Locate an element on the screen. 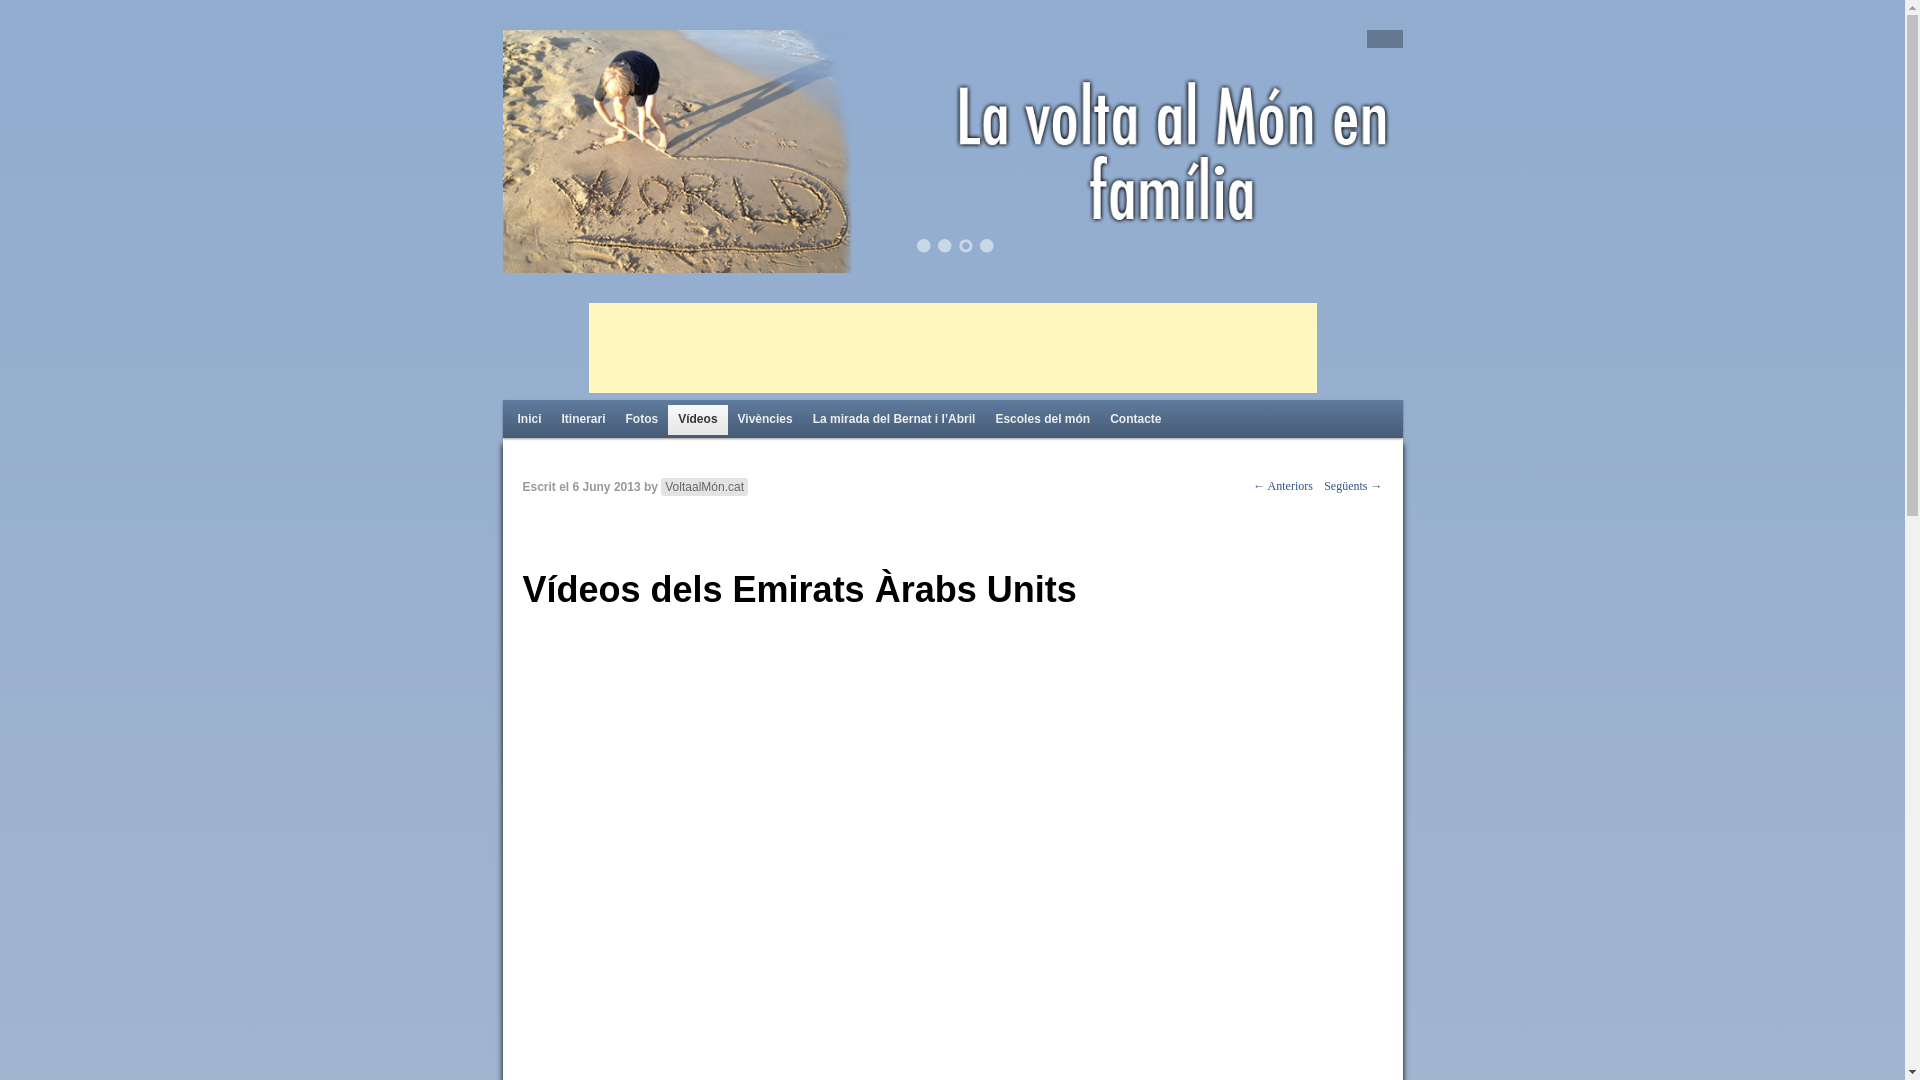 This screenshot has width=1920, height=1080. 'Contacte' is located at coordinates (1135, 419).